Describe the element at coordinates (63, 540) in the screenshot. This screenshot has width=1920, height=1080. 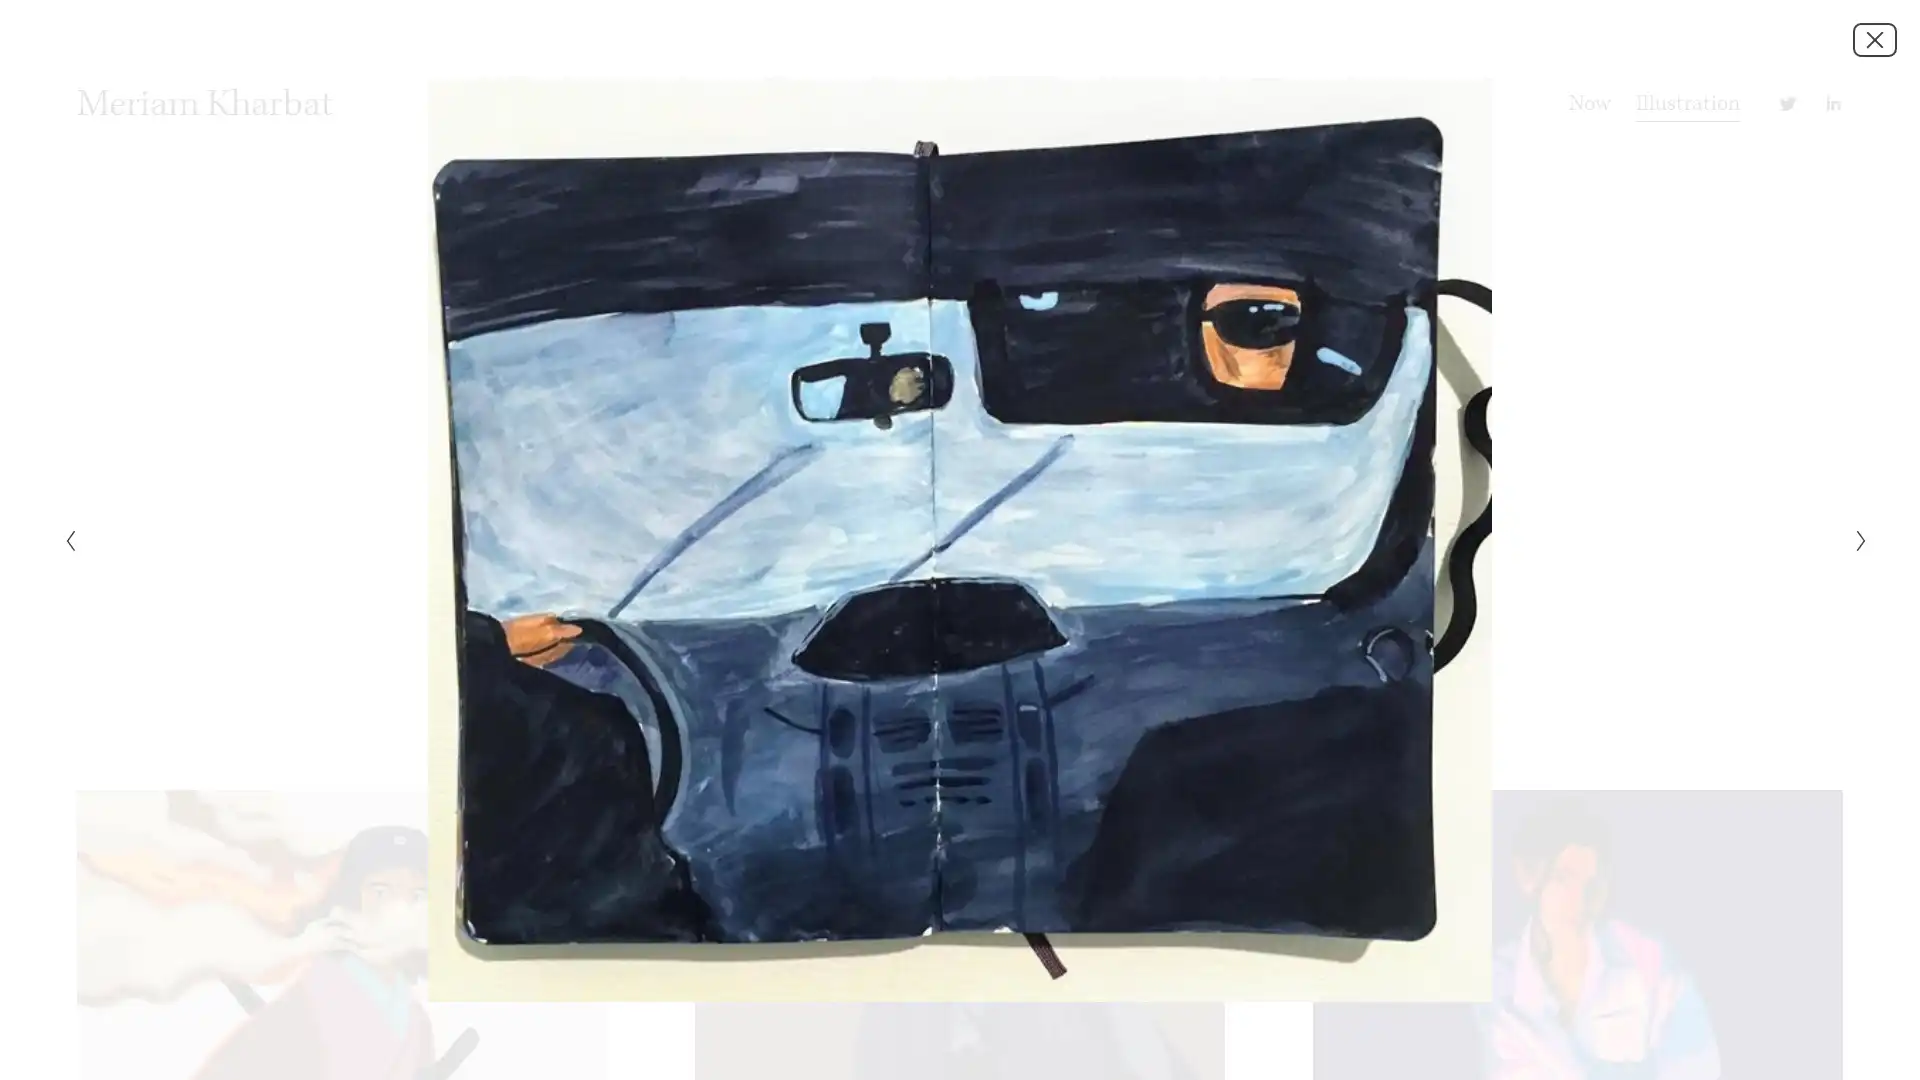
I see `Previous Slide` at that location.